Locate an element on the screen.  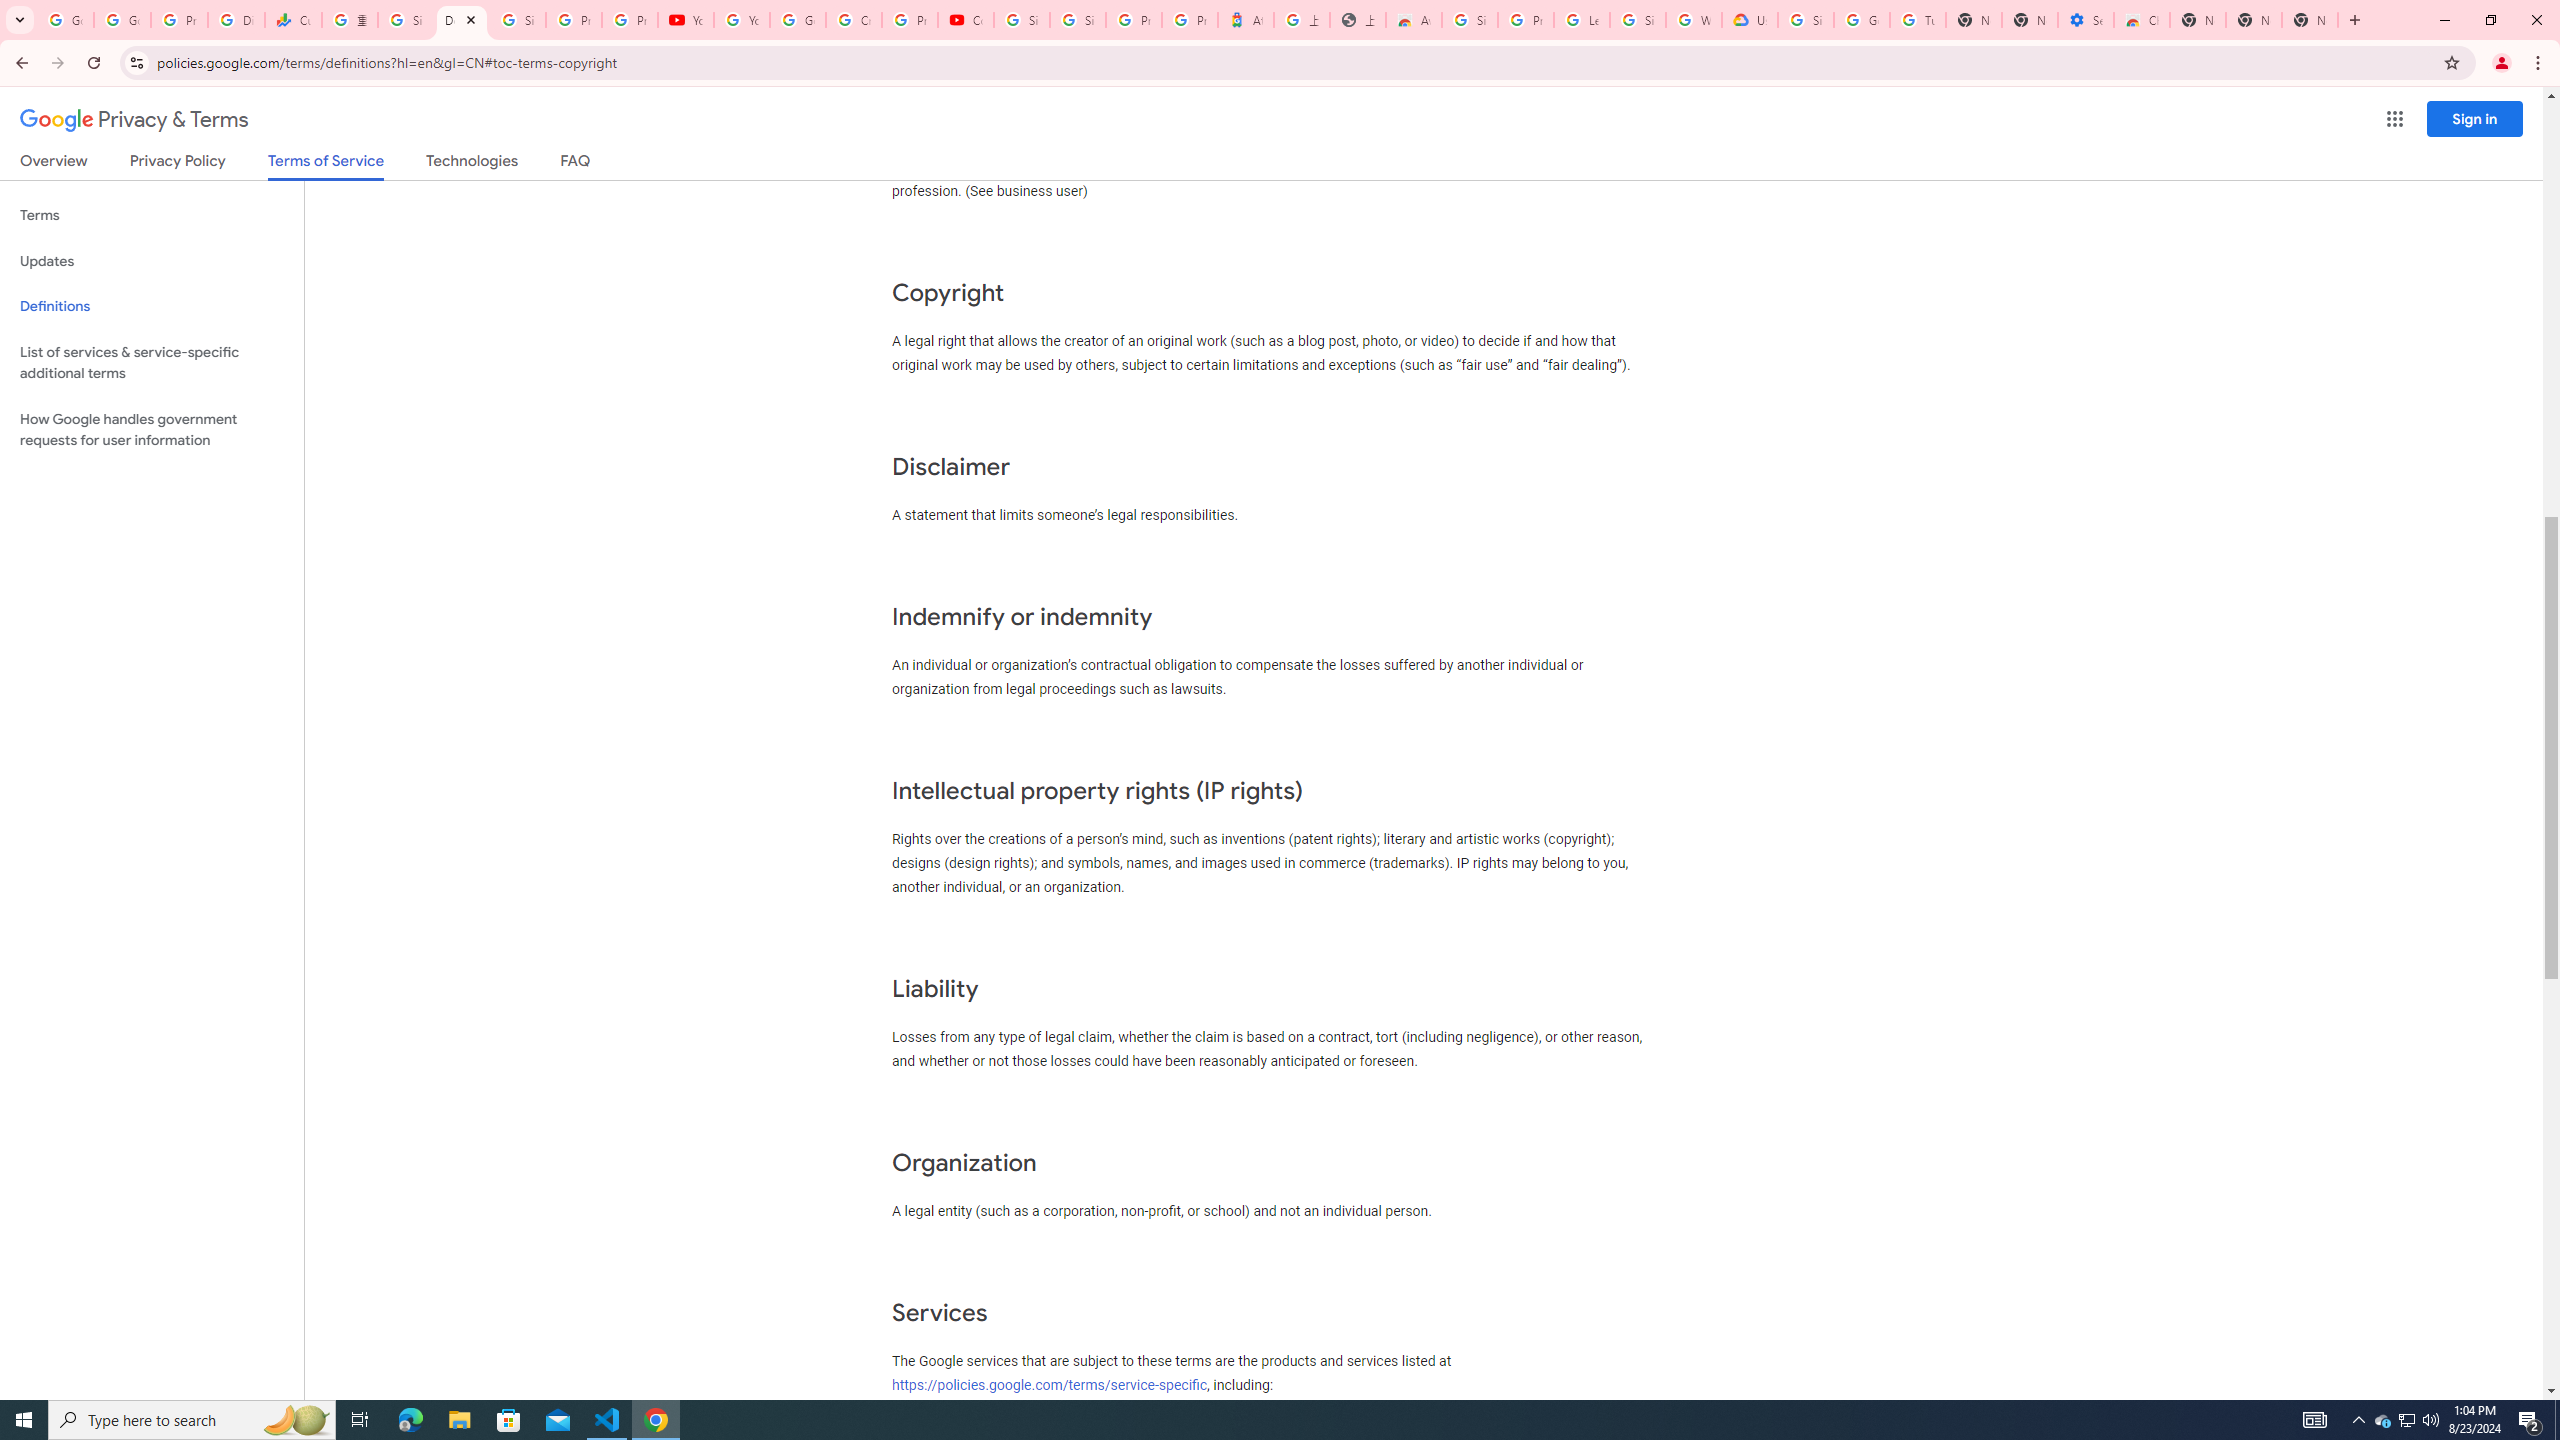
'YouTube' is located at coordinates (741, 19).